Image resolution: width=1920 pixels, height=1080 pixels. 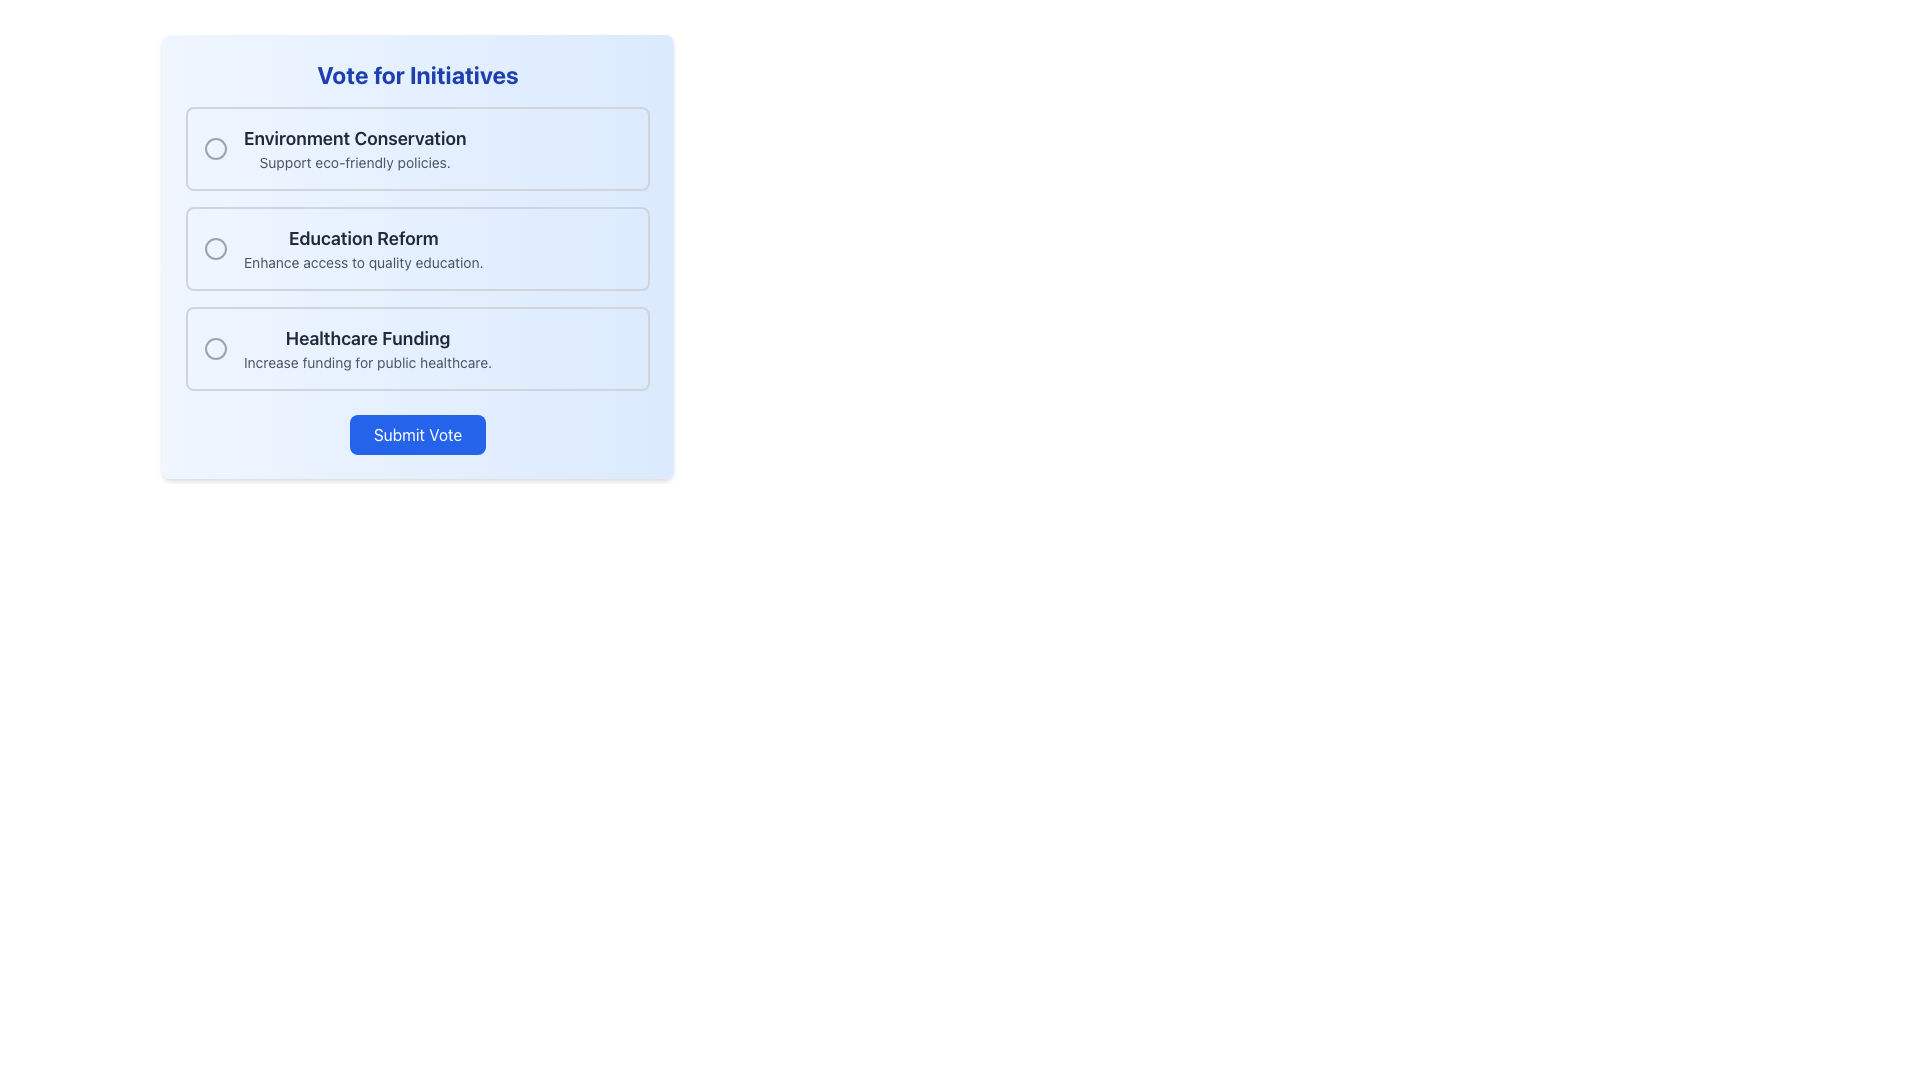 I want to click on the 'Education Reform' text label, which is styled in bold and dark gray, positioned as the title of the second option group in the vertical list, so click(x=363, y=238).